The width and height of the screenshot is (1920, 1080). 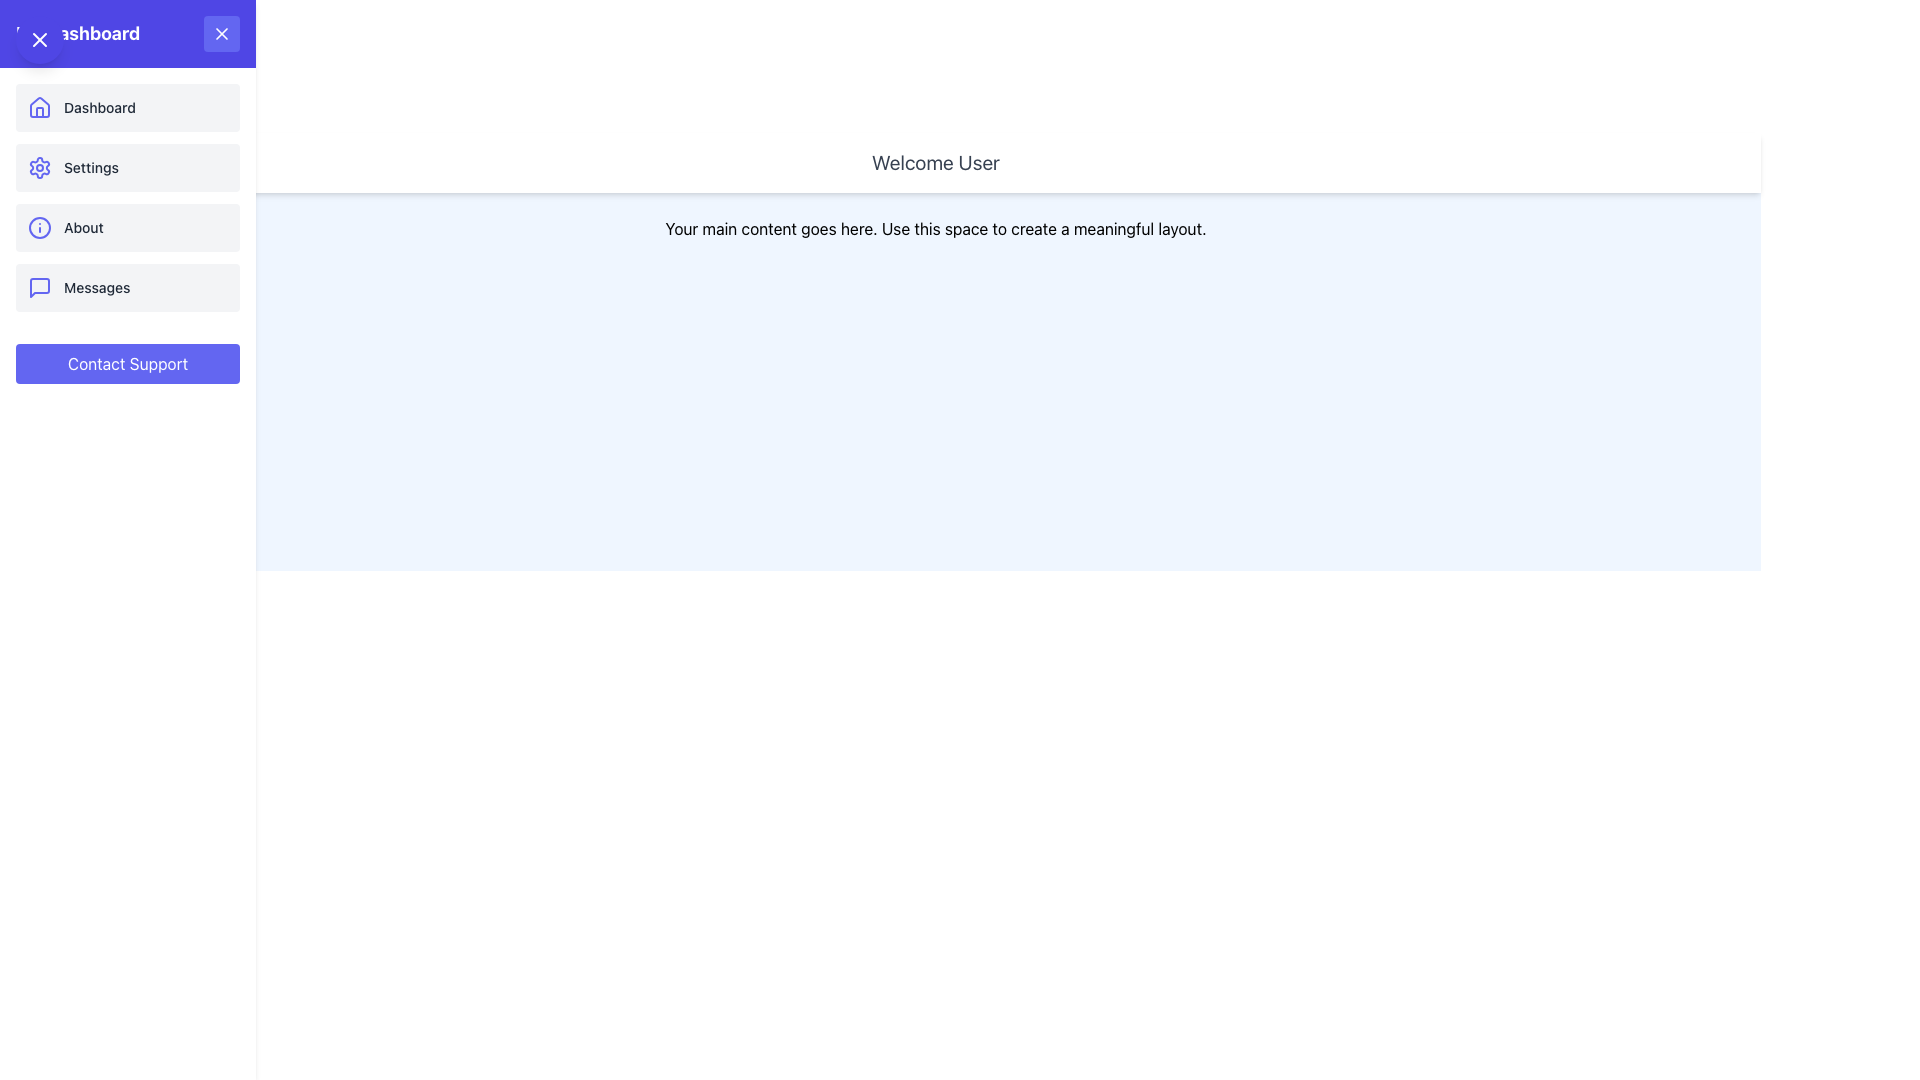 What do you see at coordinates (90, 167) in the screenshot?
I see `the 'Settings' text label located in the sidebar, which is styled with a small font size and changes color on hover` at bounding box center [90, 167].